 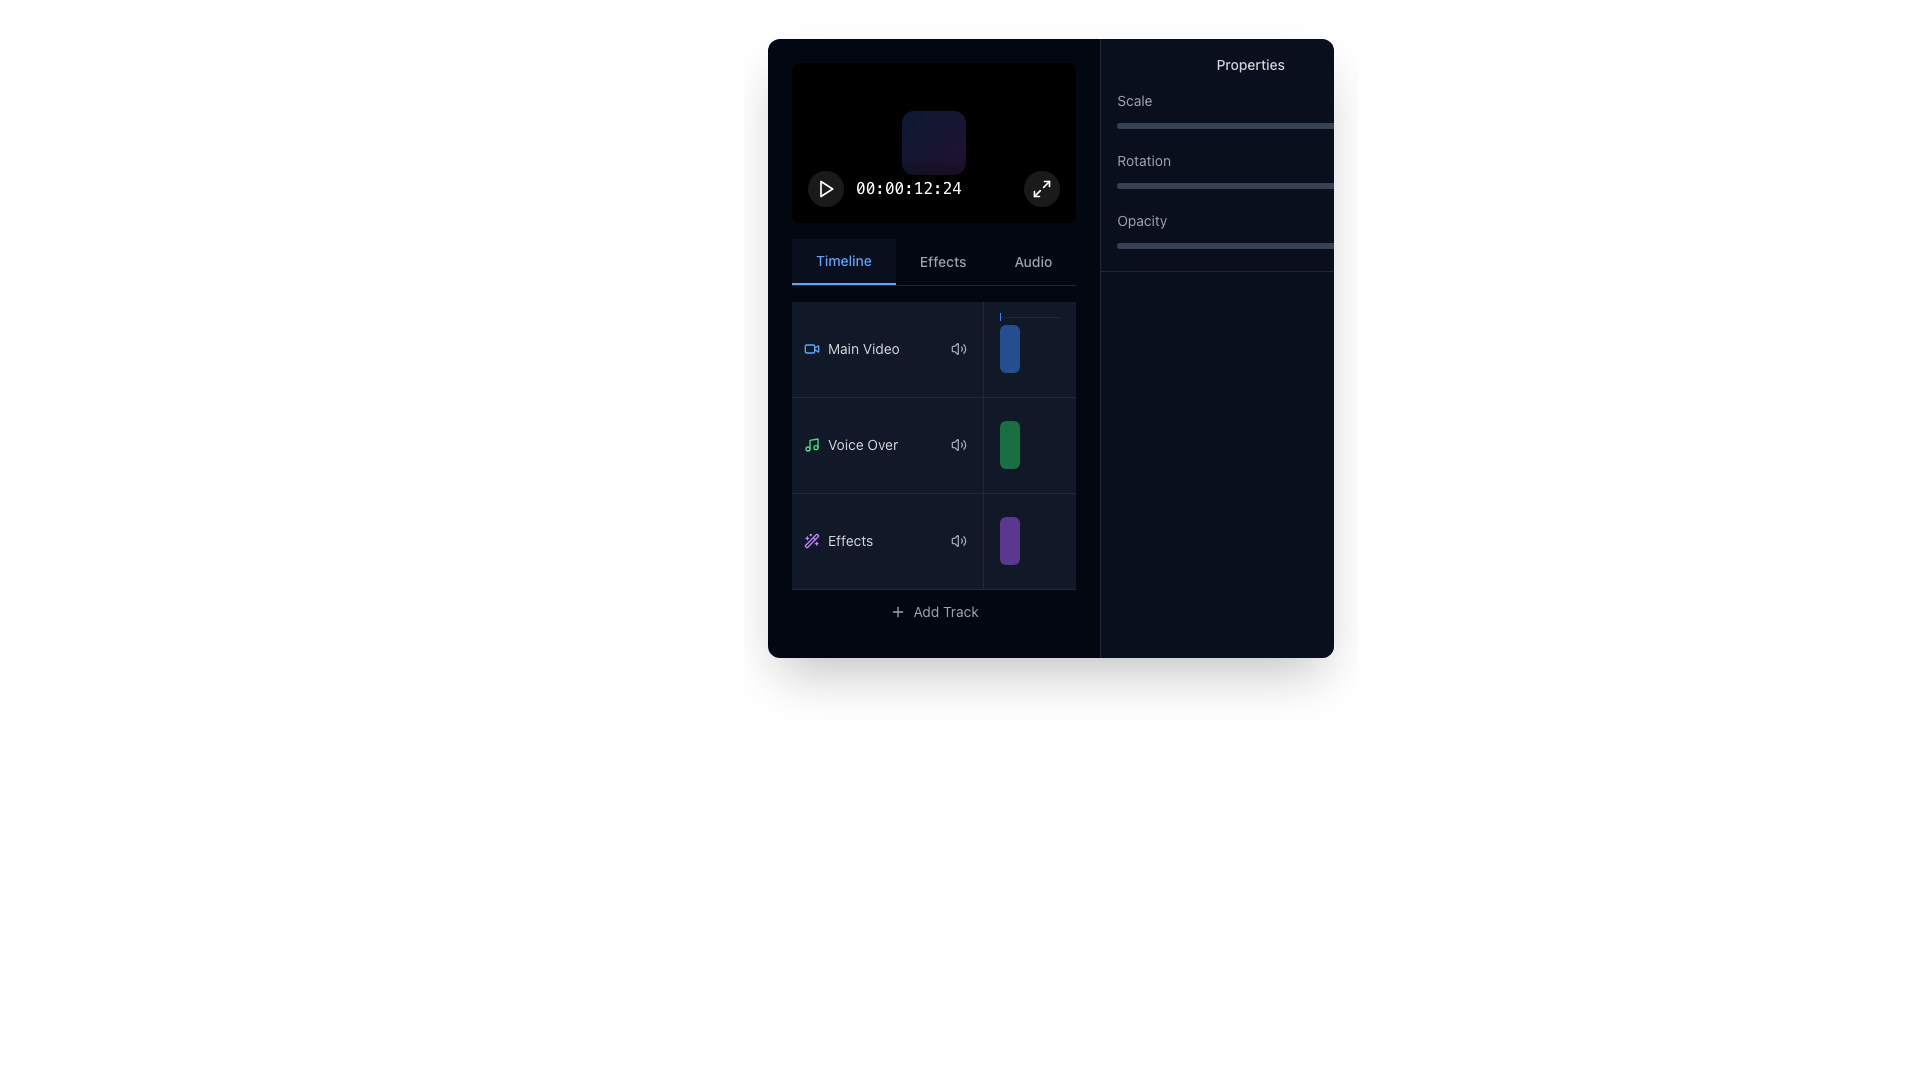 I want to click on the green music icon with a note and circular accents located to the left of the text 'Voice Over' in the second row of the 'Timeline' section, so click(x=811, y=443).